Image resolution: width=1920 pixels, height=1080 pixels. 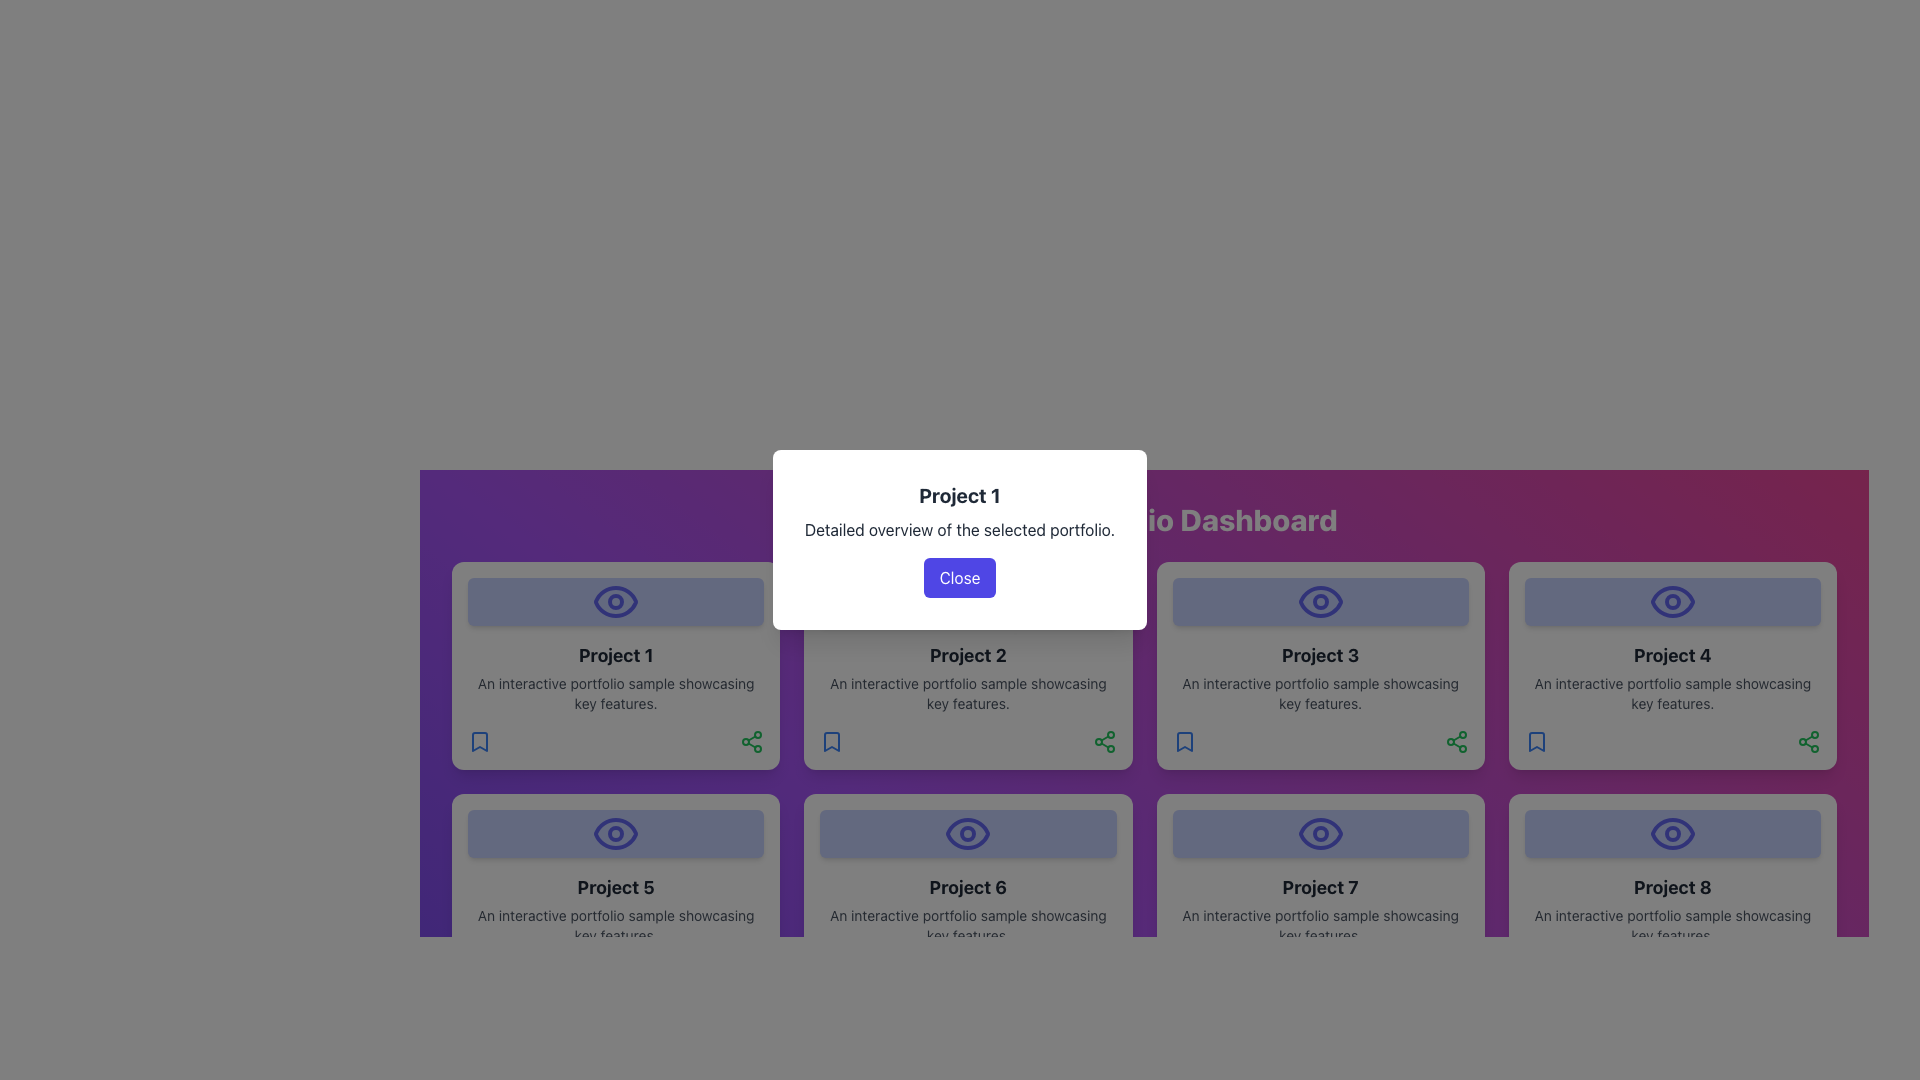 I want to click on the eye icon in the Project 6 card to initiate a view or preview action, so click(x=968, y=833).